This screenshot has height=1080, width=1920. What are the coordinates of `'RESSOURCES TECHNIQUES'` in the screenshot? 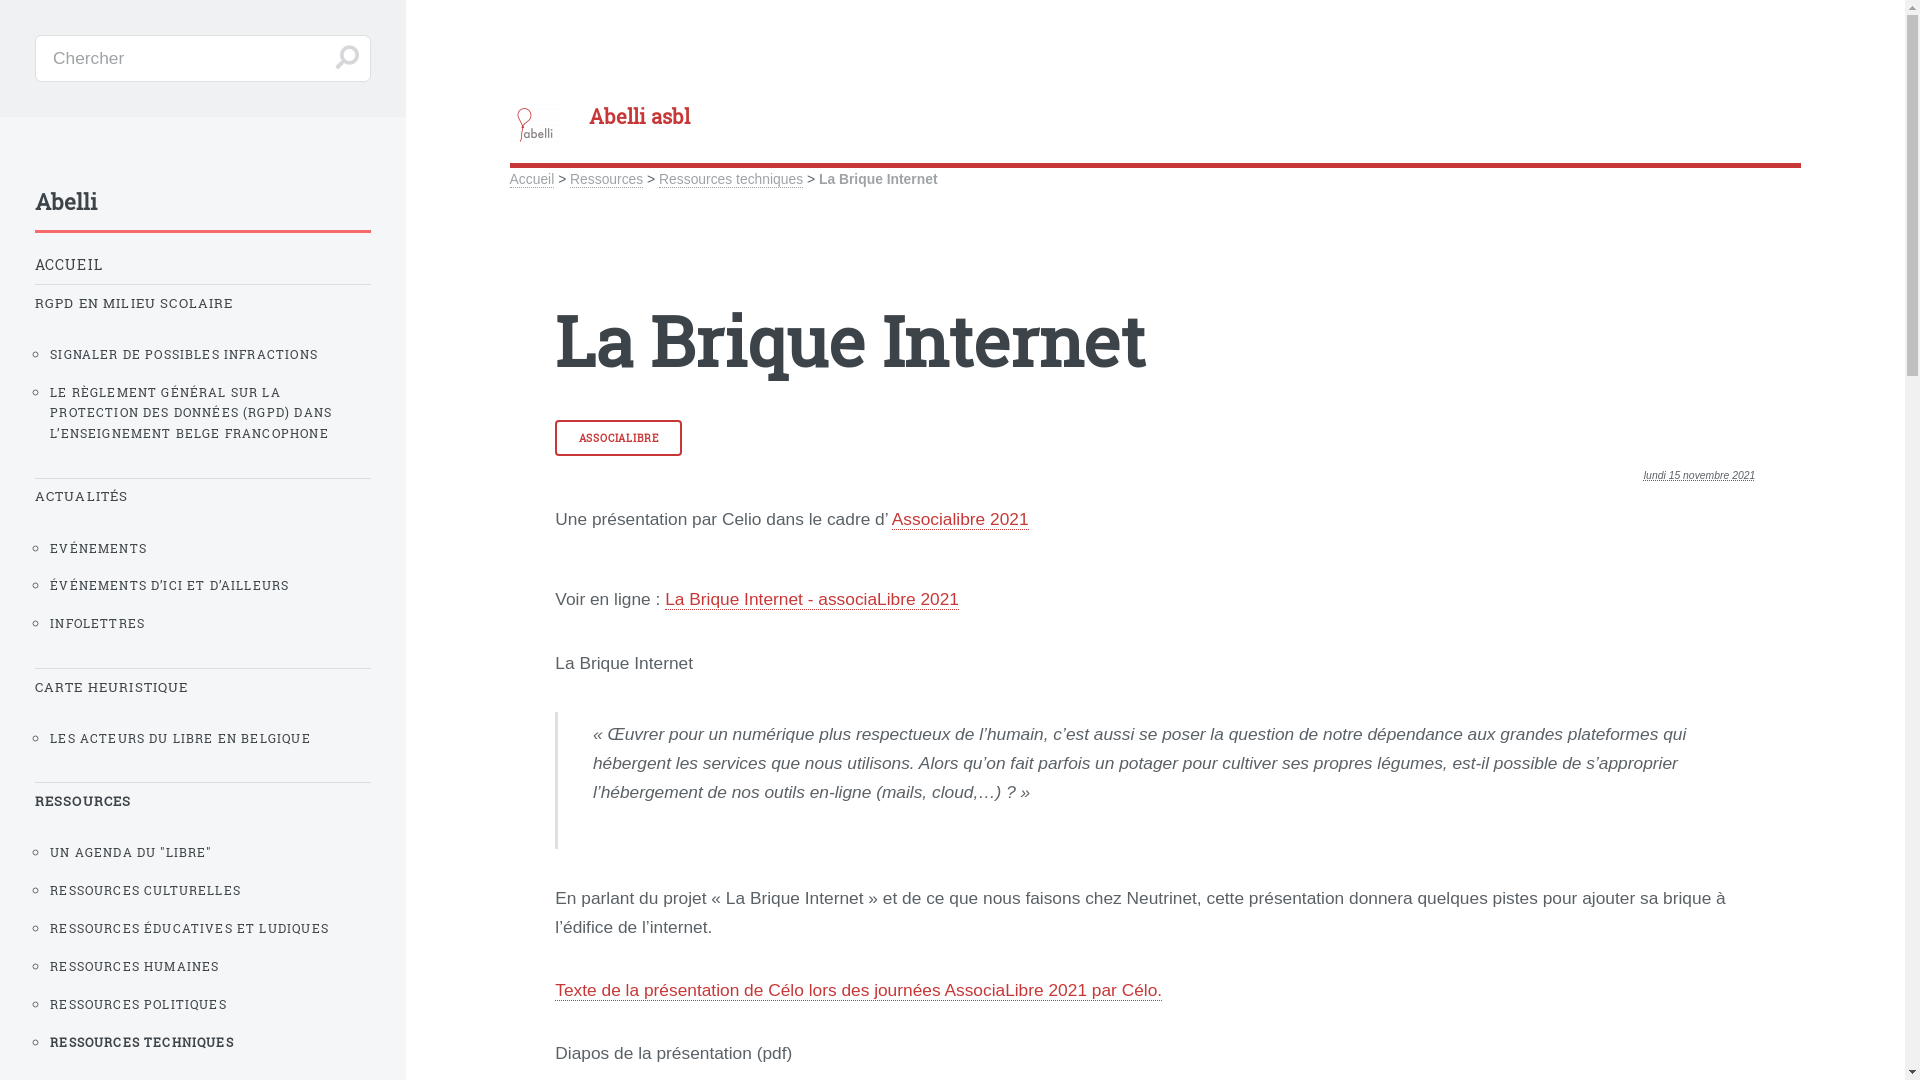 It's located at (210, 1041).